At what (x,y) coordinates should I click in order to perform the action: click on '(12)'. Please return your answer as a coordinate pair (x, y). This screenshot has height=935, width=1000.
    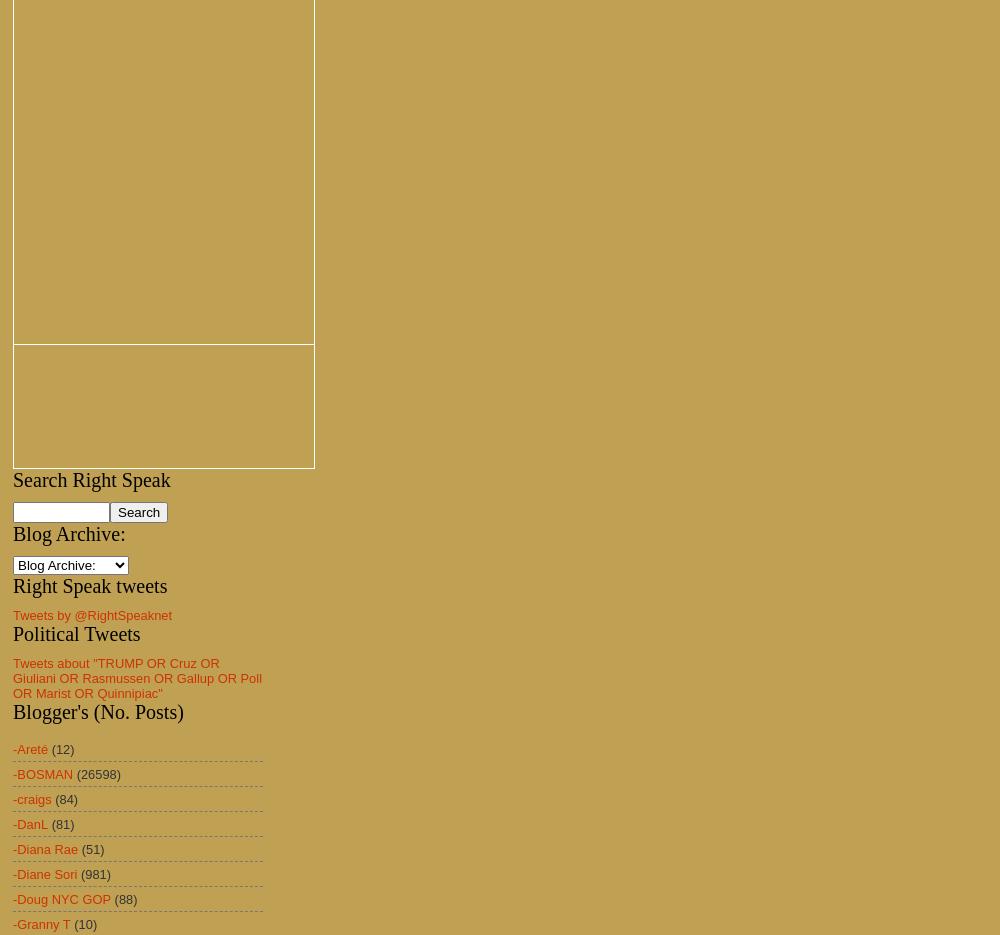
    Looking at the image, I should click on (51, 748).